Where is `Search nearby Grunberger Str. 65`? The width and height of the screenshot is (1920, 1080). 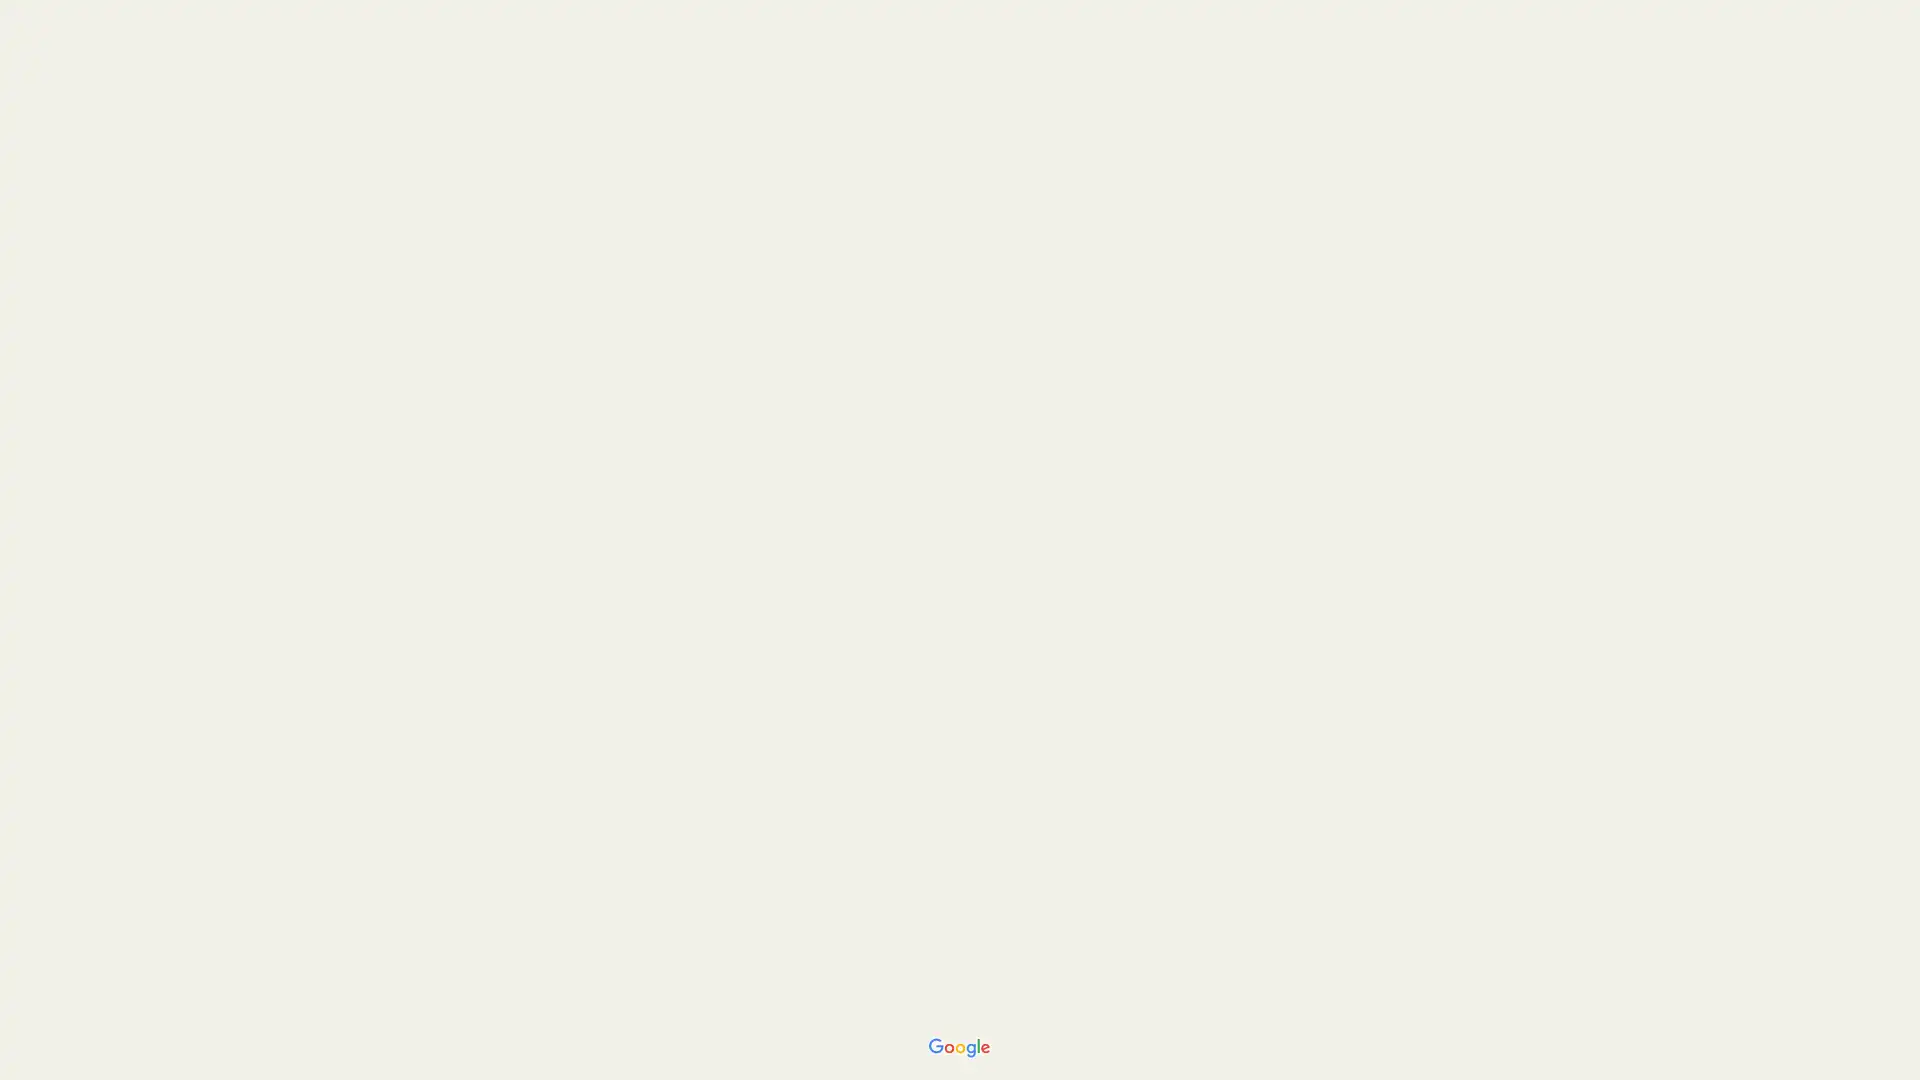 Search nearby Grunberger Str. 65 is located at coordinates (203, 401).